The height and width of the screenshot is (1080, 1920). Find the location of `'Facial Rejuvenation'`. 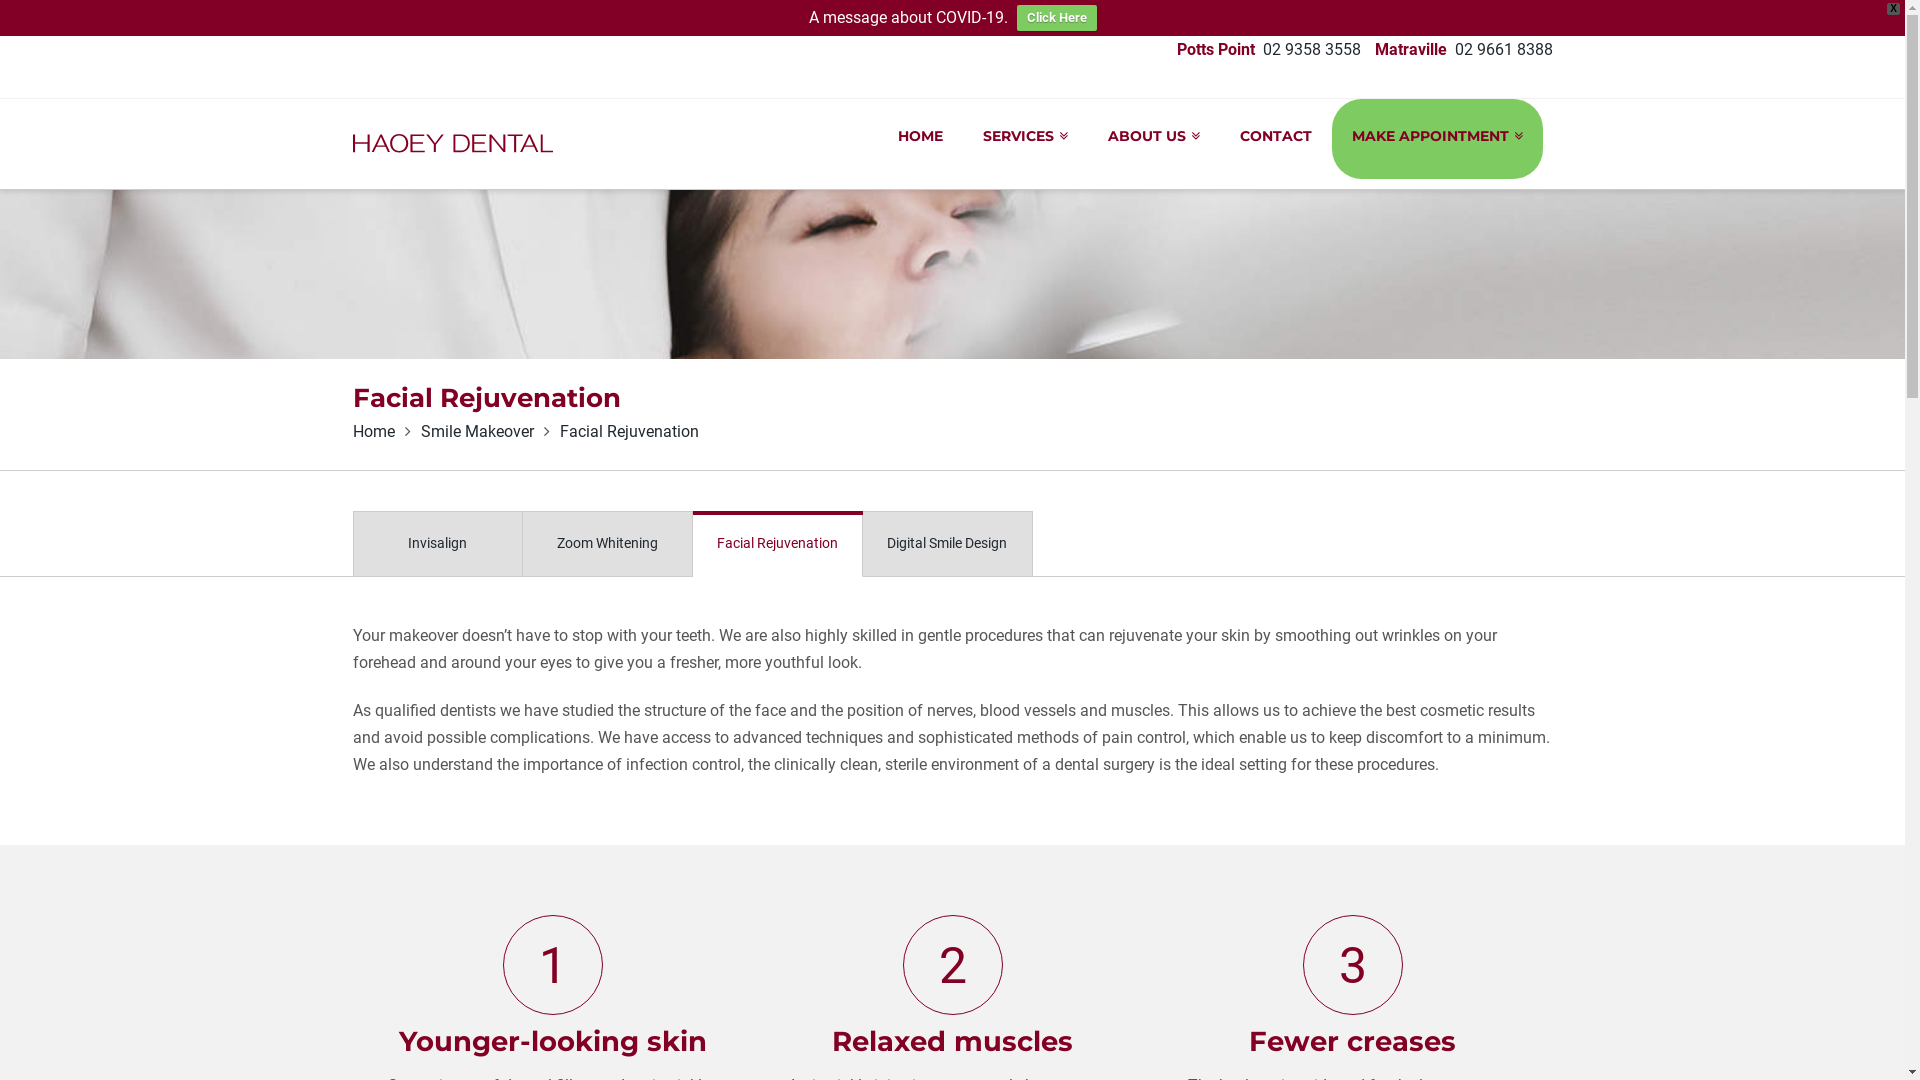

'Facial Rejuvenation' is located at coordinates (776, 543).